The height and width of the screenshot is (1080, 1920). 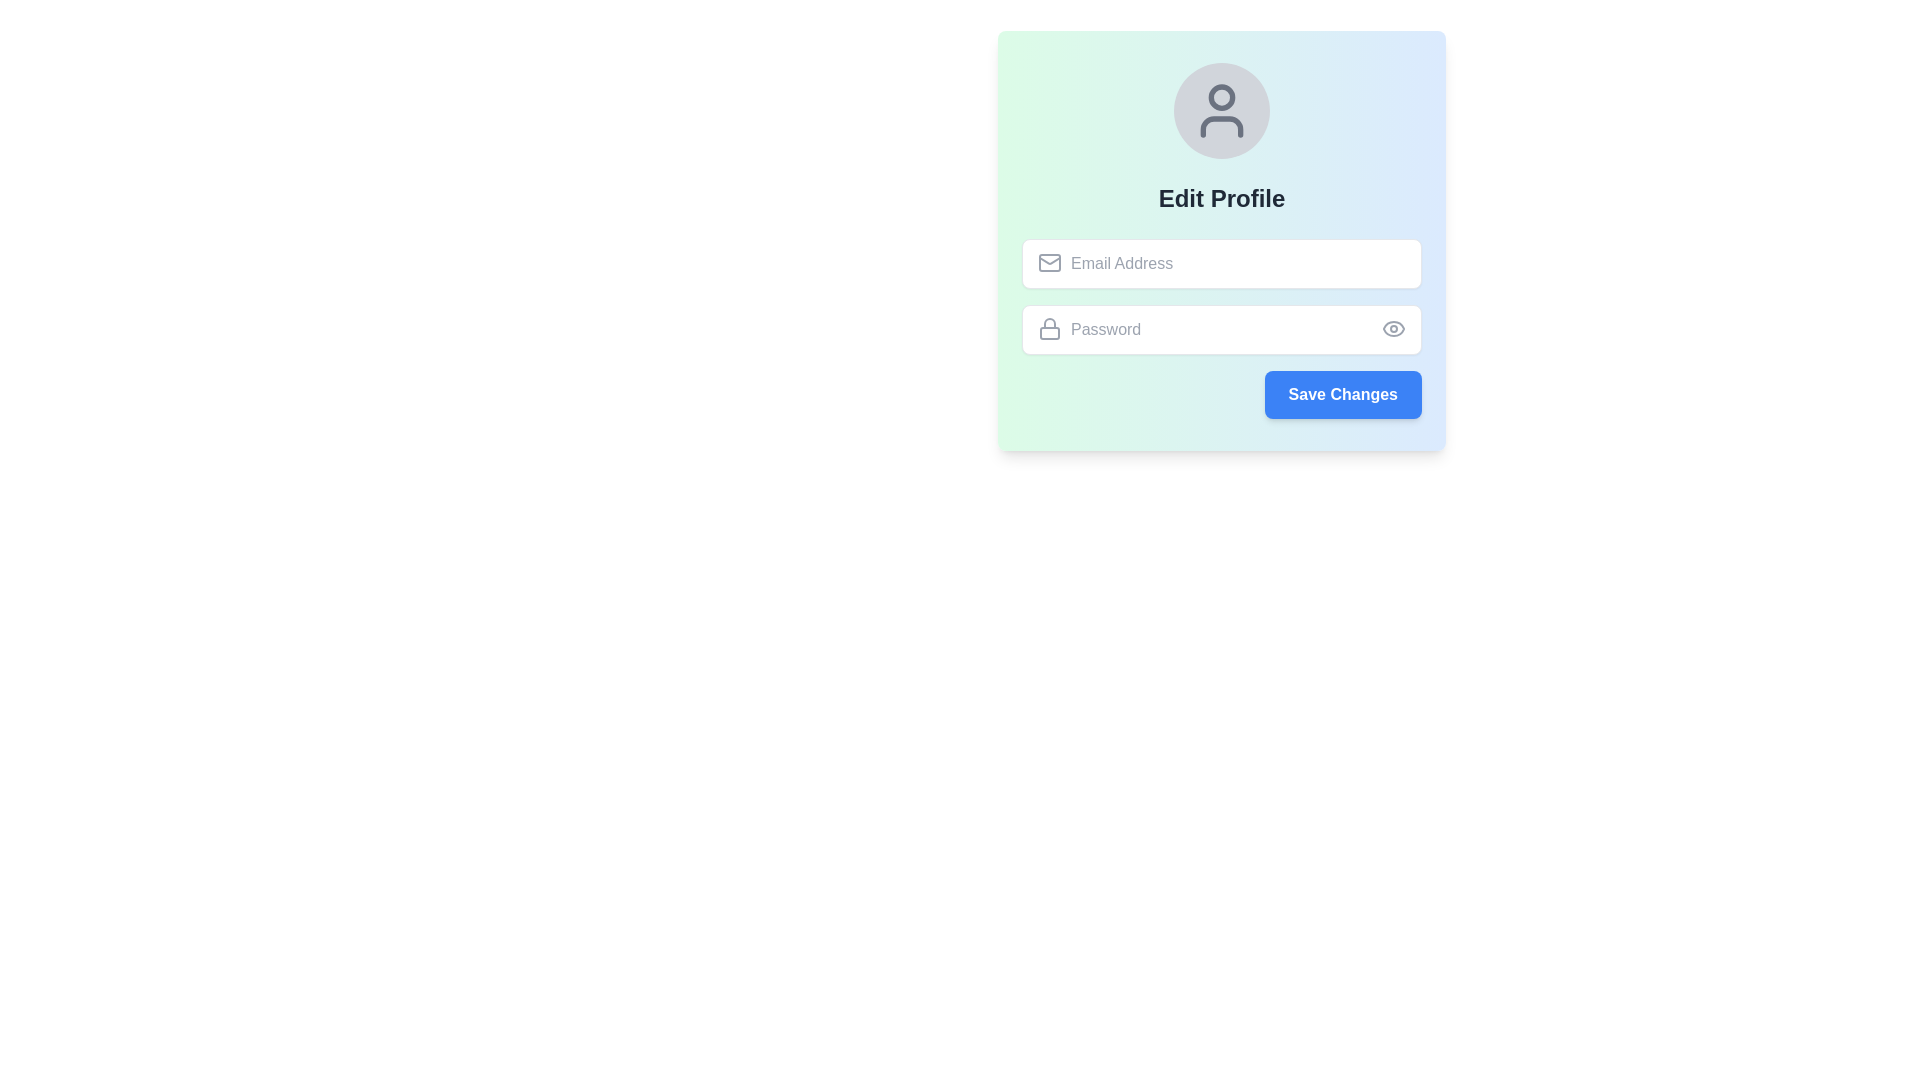 I want to click on the envelope icon, which is a small minimalist outline icon located to the left of the 'Email Address' text input field, so click(x=1049, y=261).